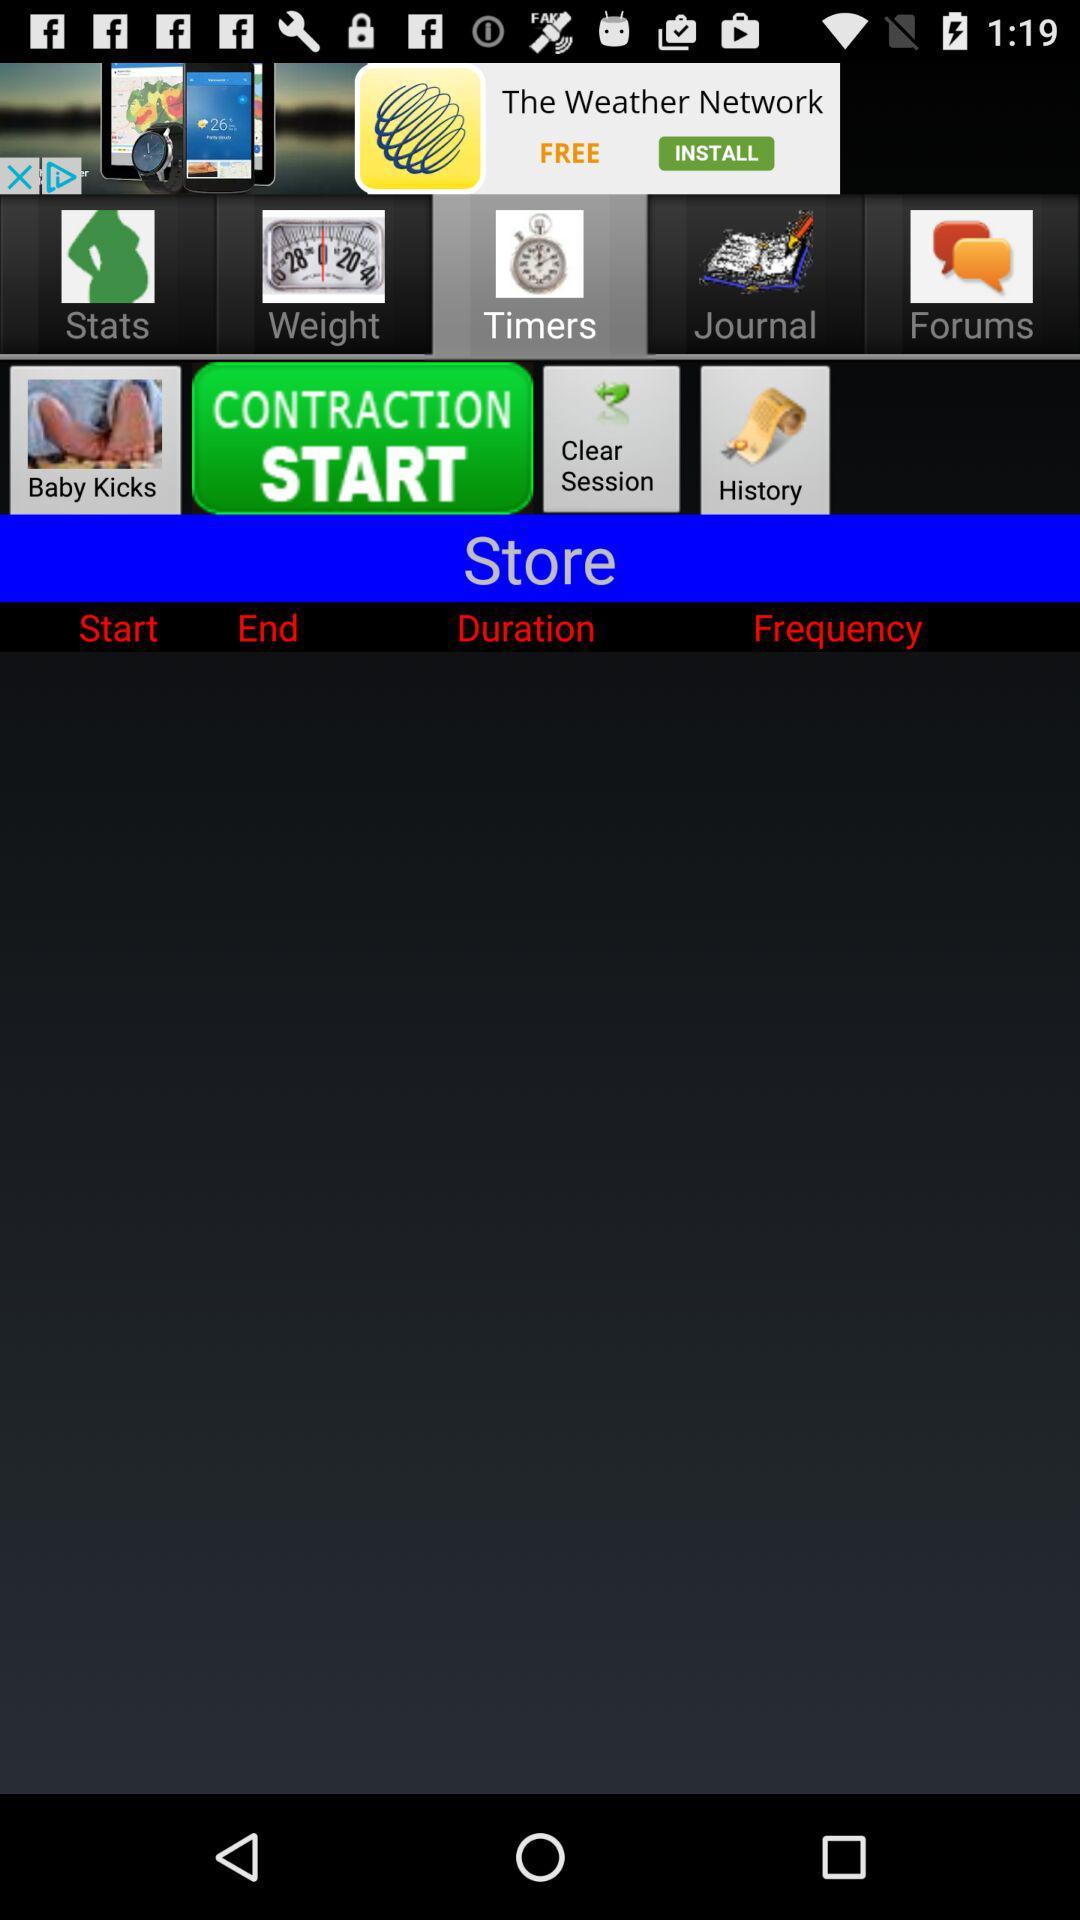 The width and height of the screenshot is (1080, 1920). I want to click on button, so click(419, 127).